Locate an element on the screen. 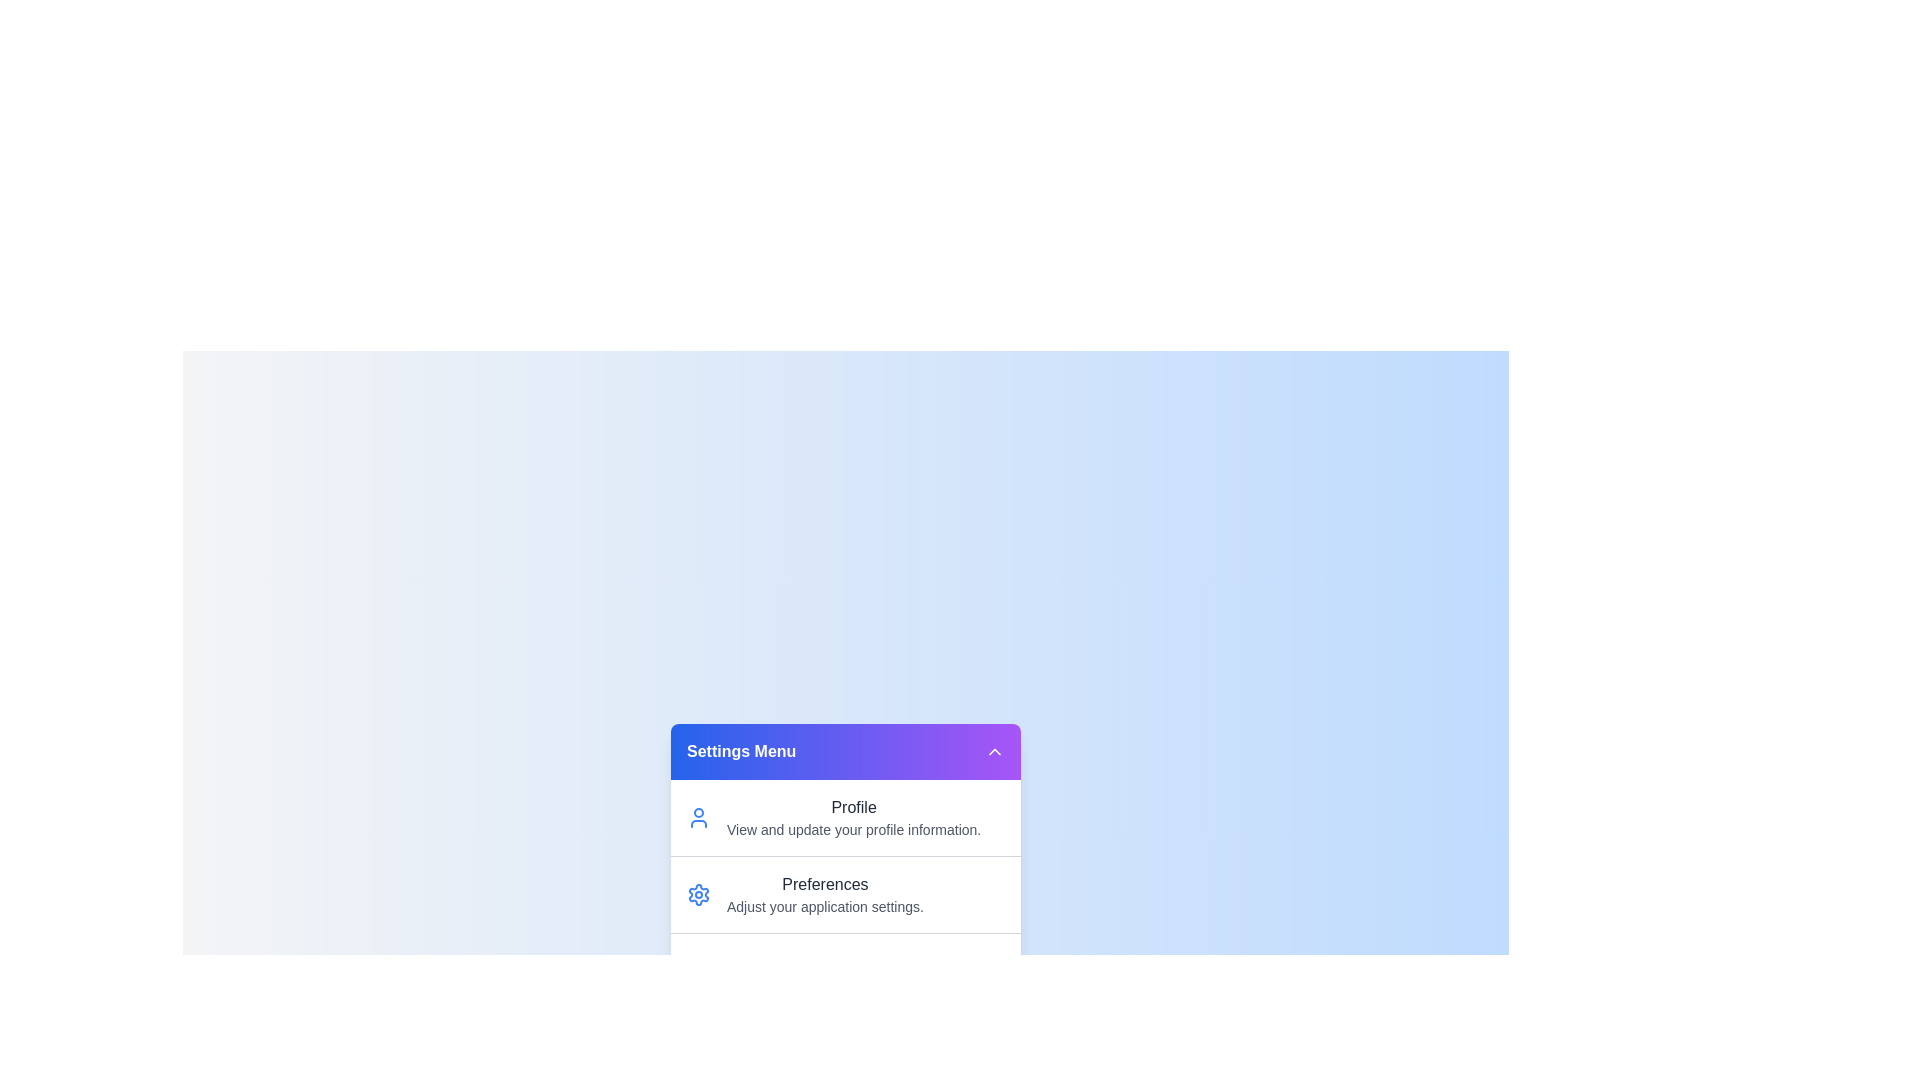 The width and height of the screenshot is (1920, 1080). the toggle button in the header of the settings menu to toggle its visibility is located at coordinates (994, 752).